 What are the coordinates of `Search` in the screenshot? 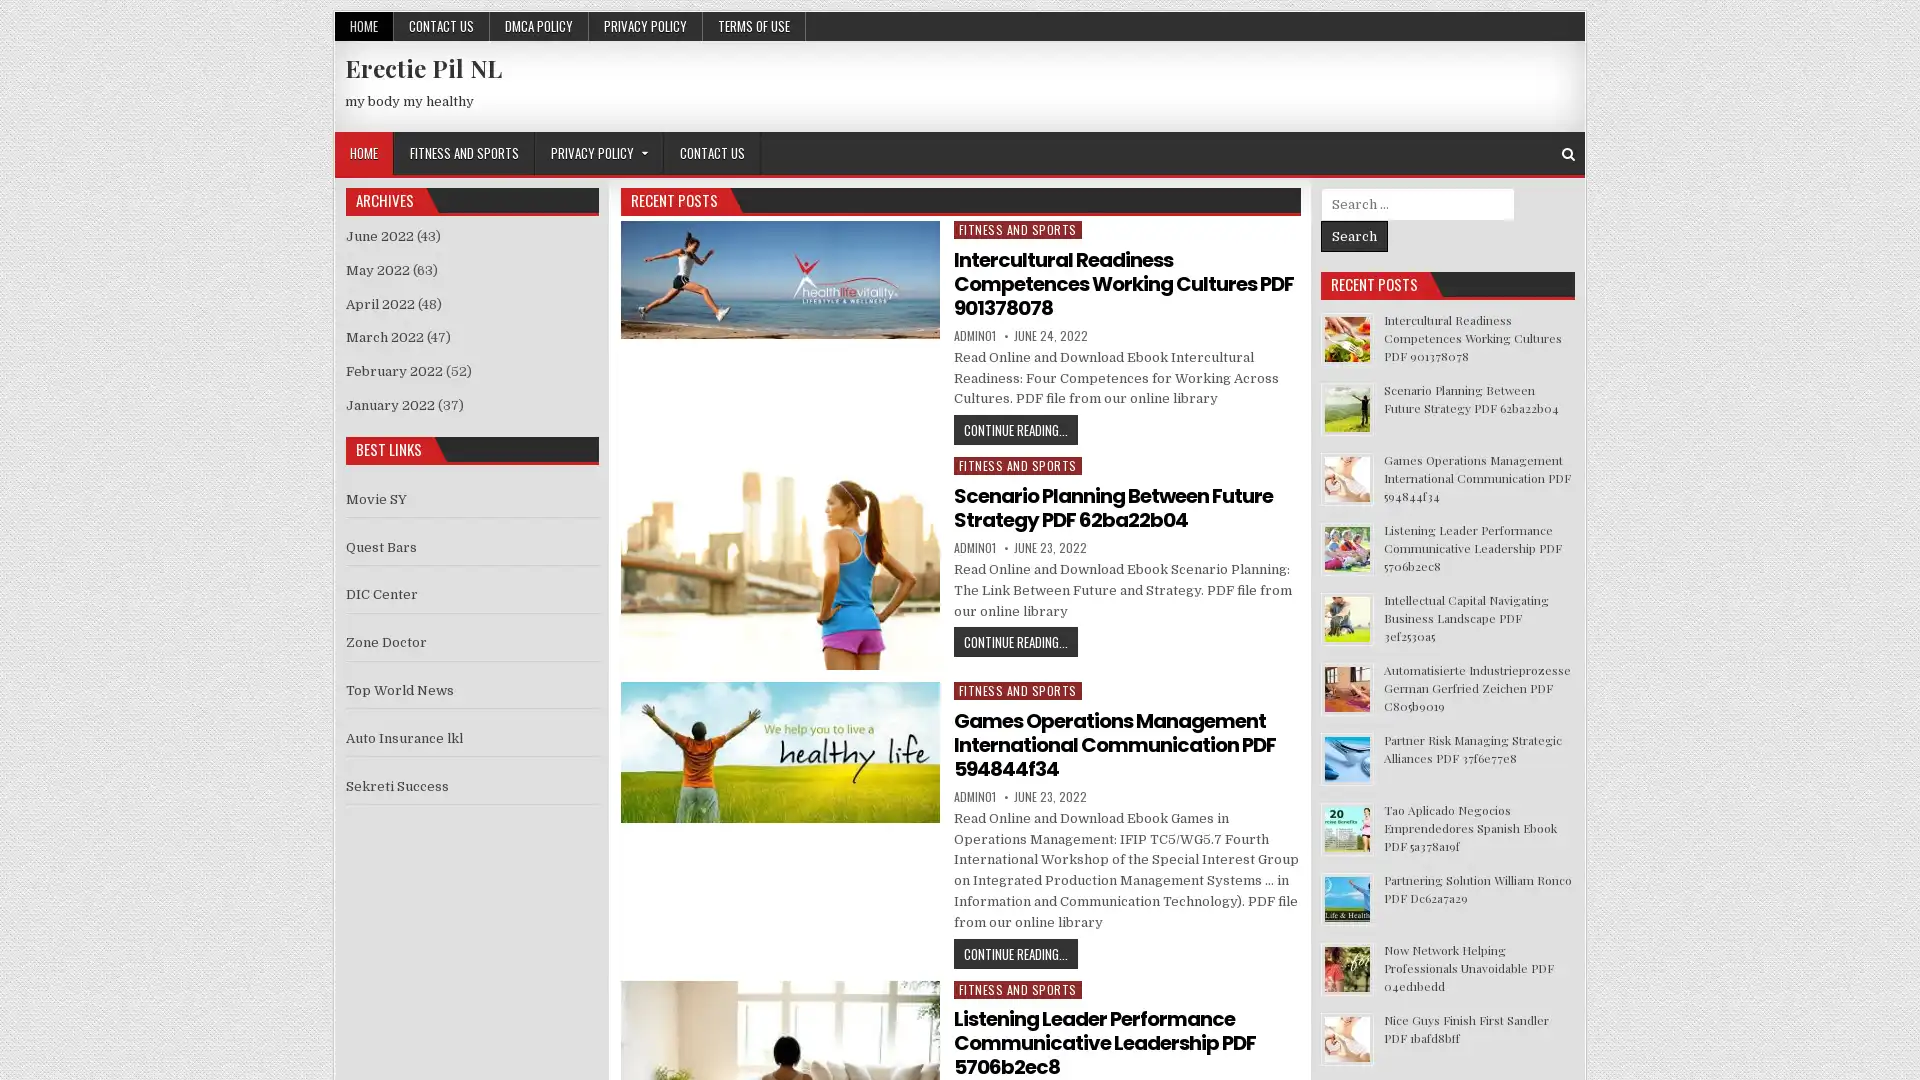 It's located at (1354, 235).